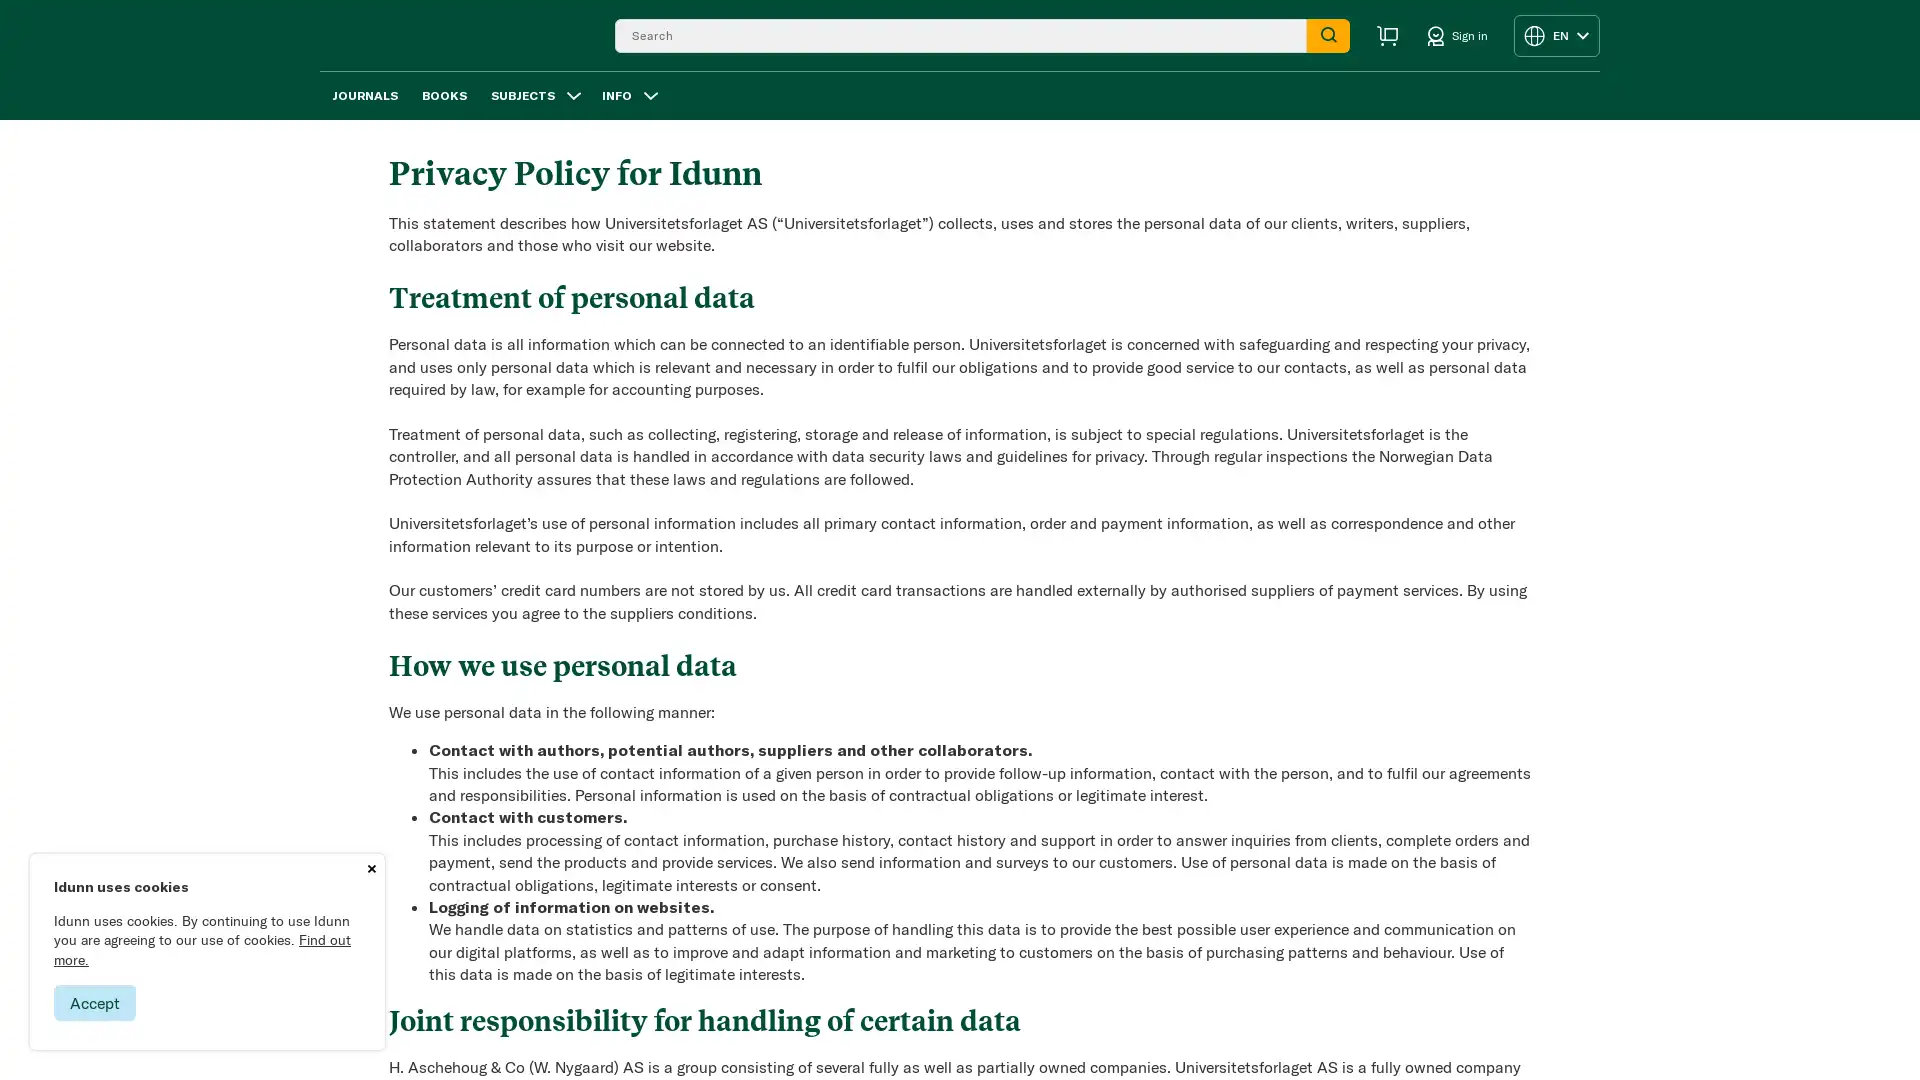  I want to click on EN, so click(1555, 34).